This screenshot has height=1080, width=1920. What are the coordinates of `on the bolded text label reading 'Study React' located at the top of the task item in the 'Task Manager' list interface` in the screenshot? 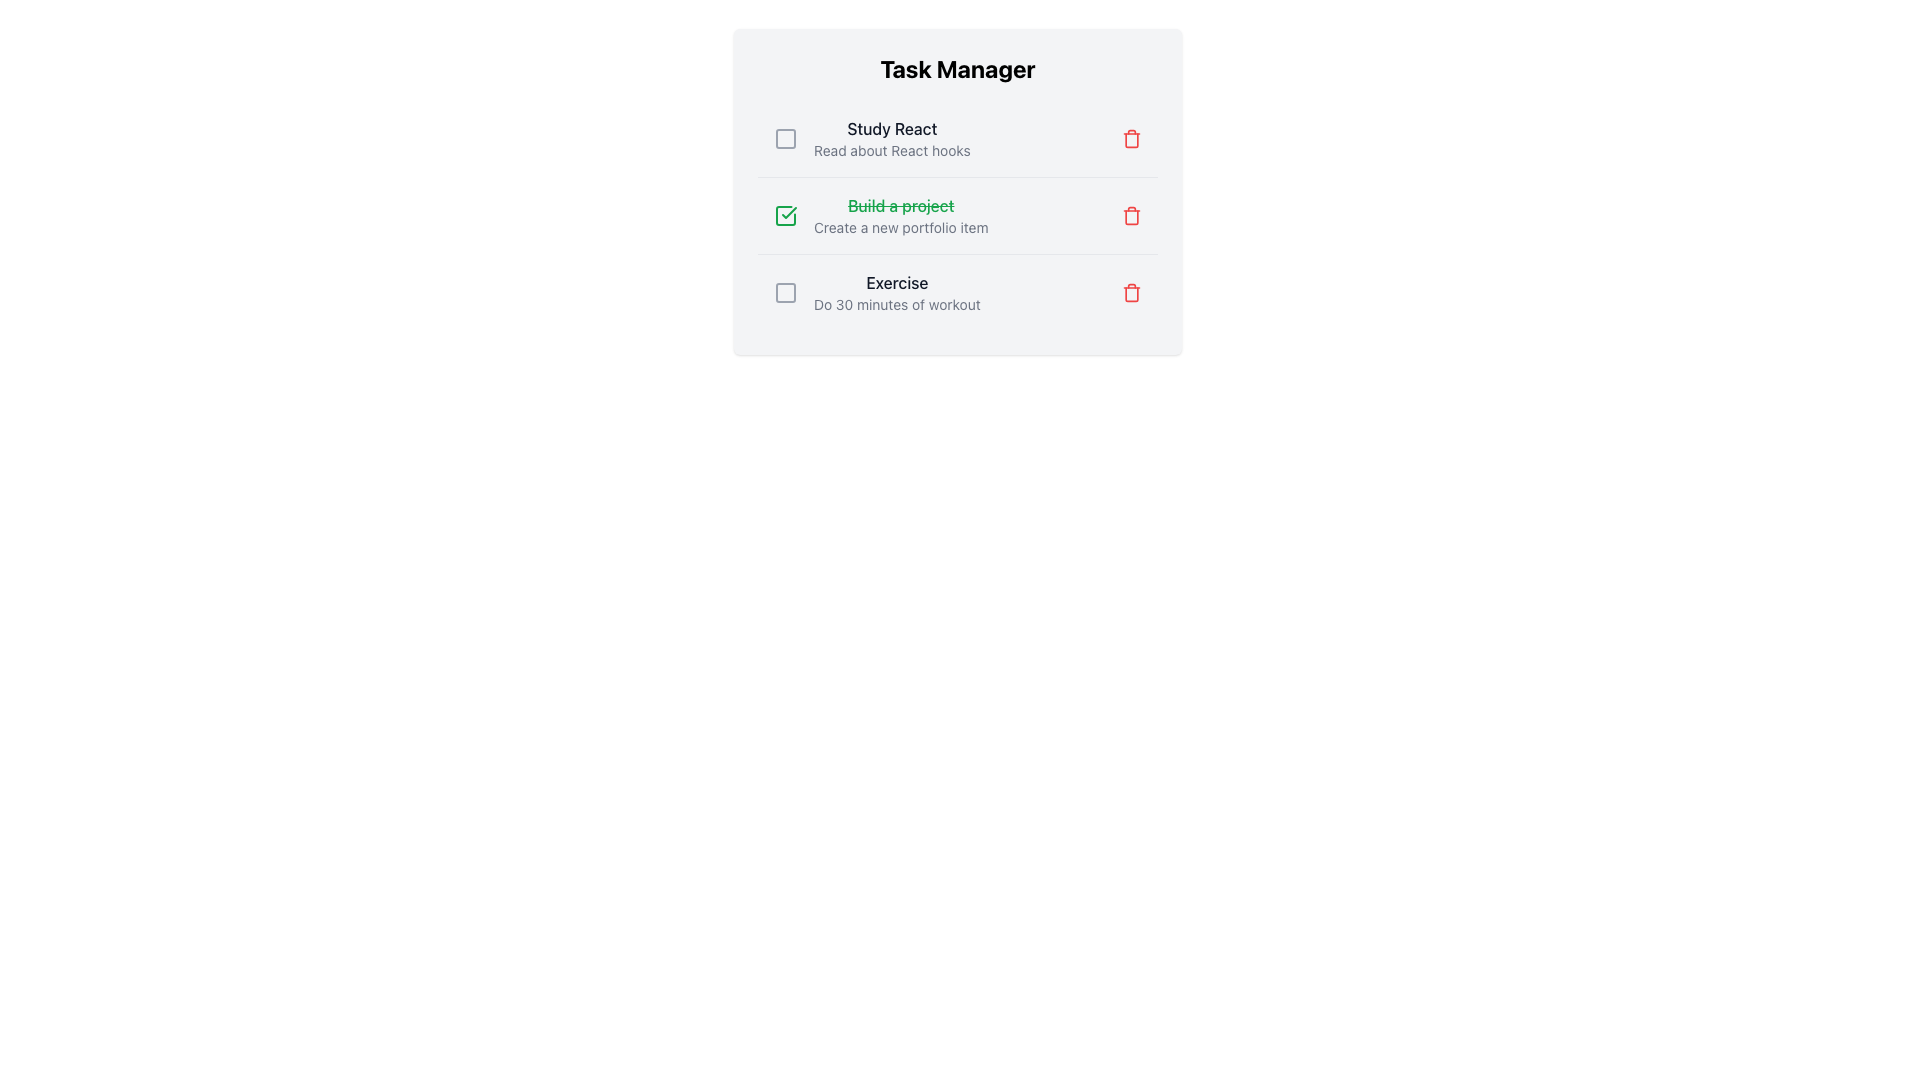 It's located at (891, 128).